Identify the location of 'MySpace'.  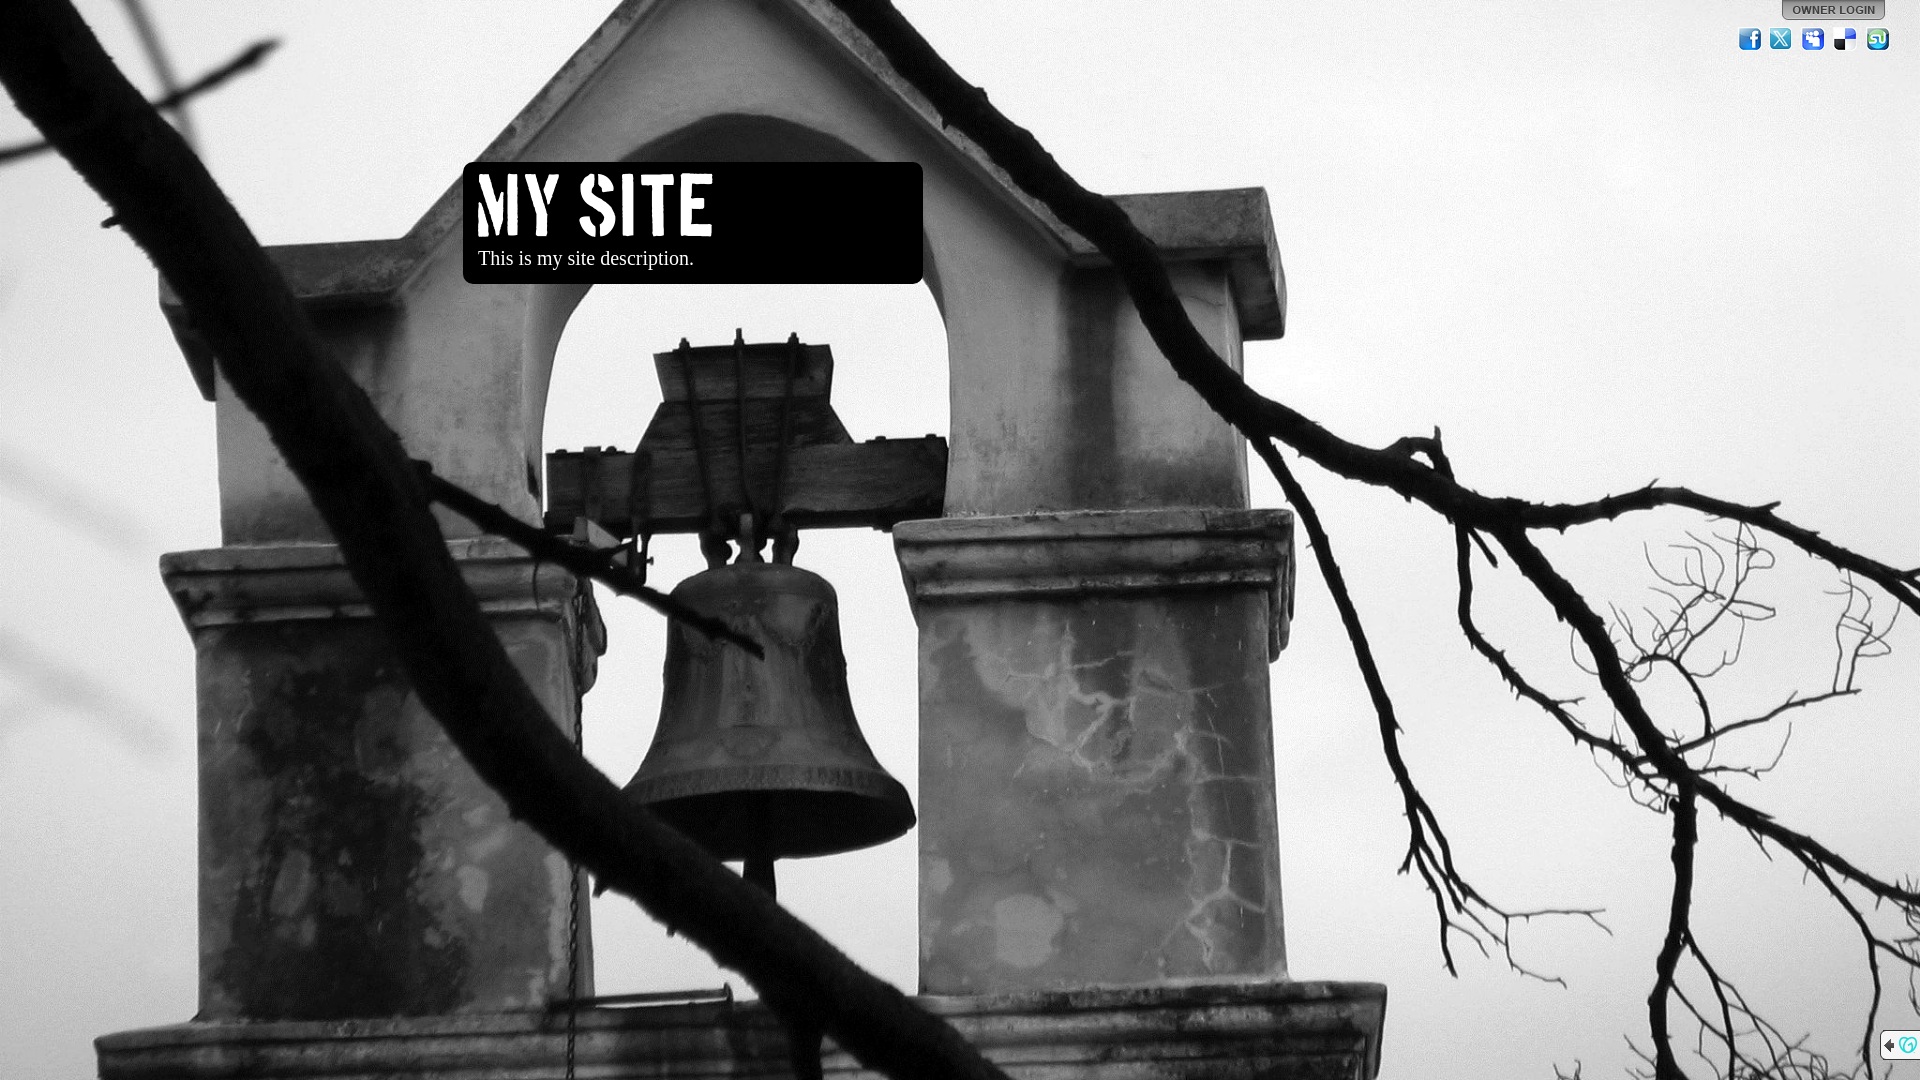
(1814, 38).